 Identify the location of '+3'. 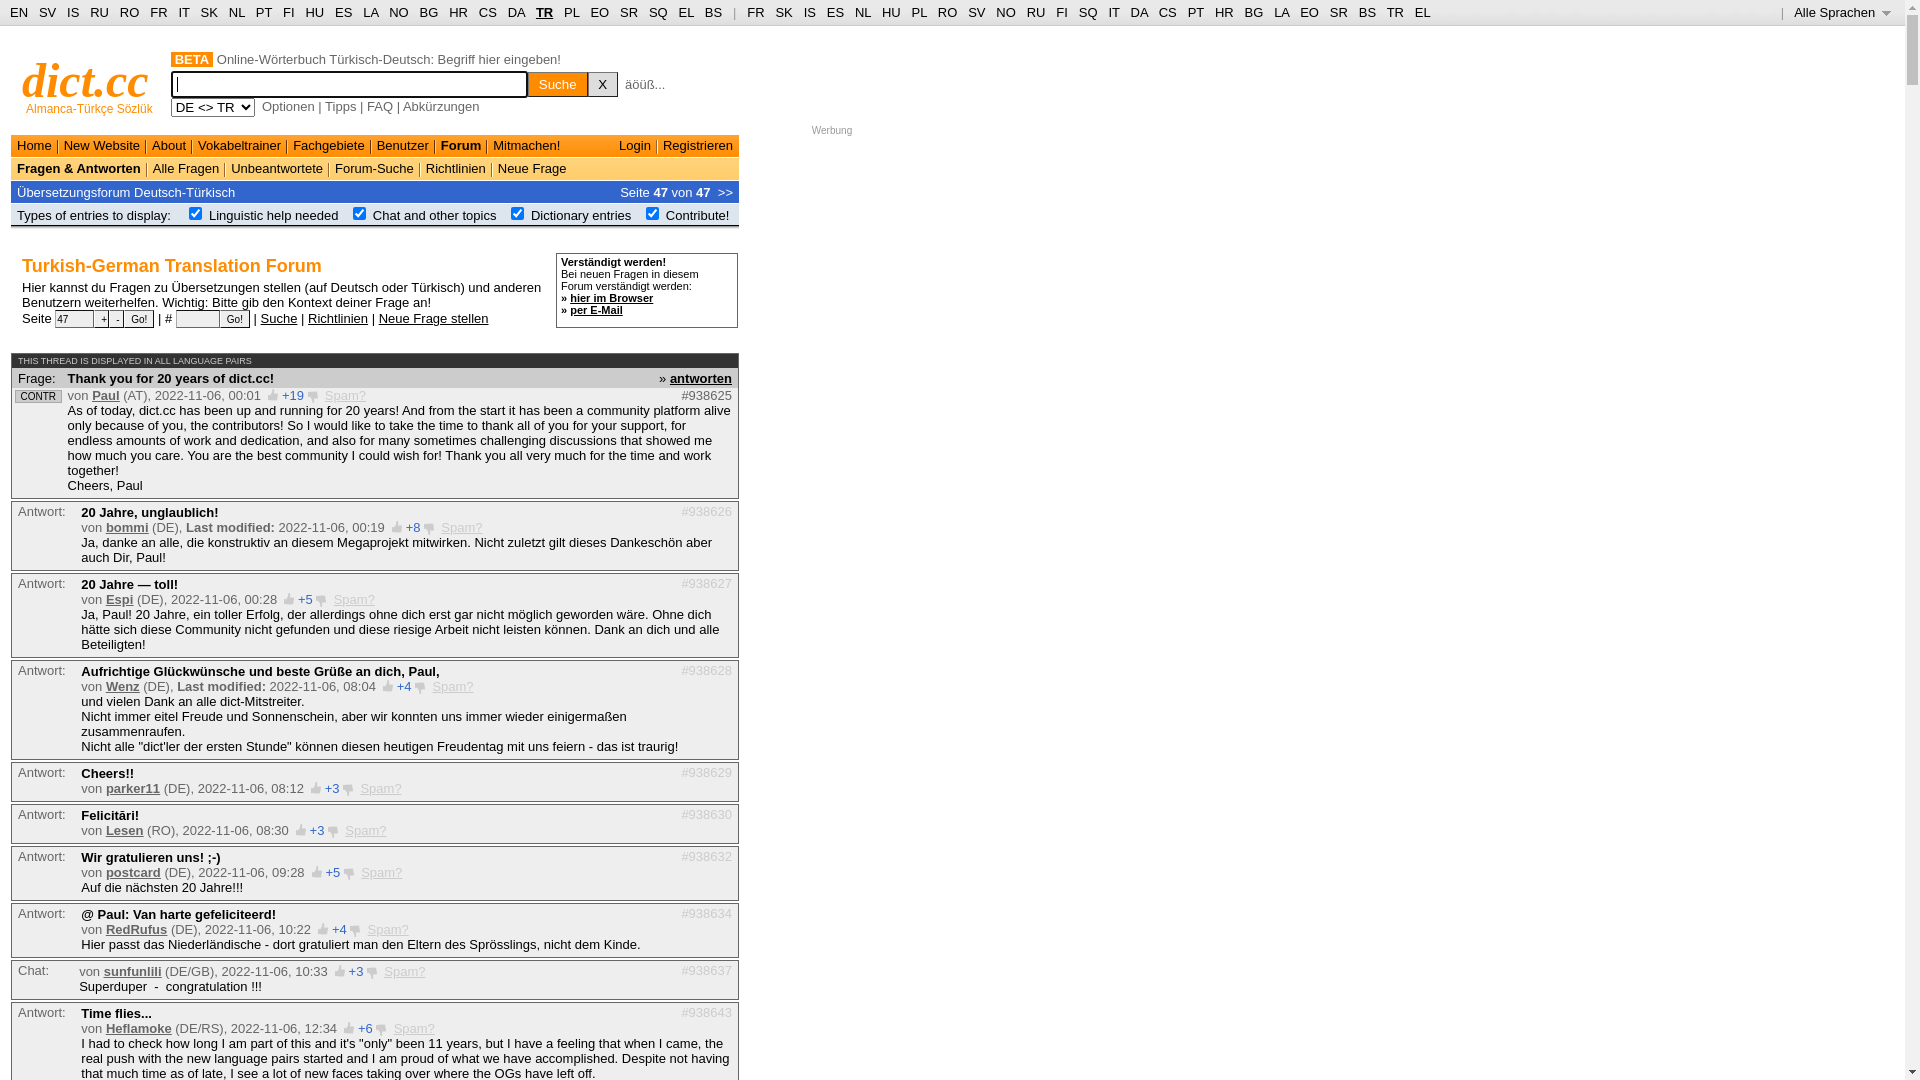
(332, 787).